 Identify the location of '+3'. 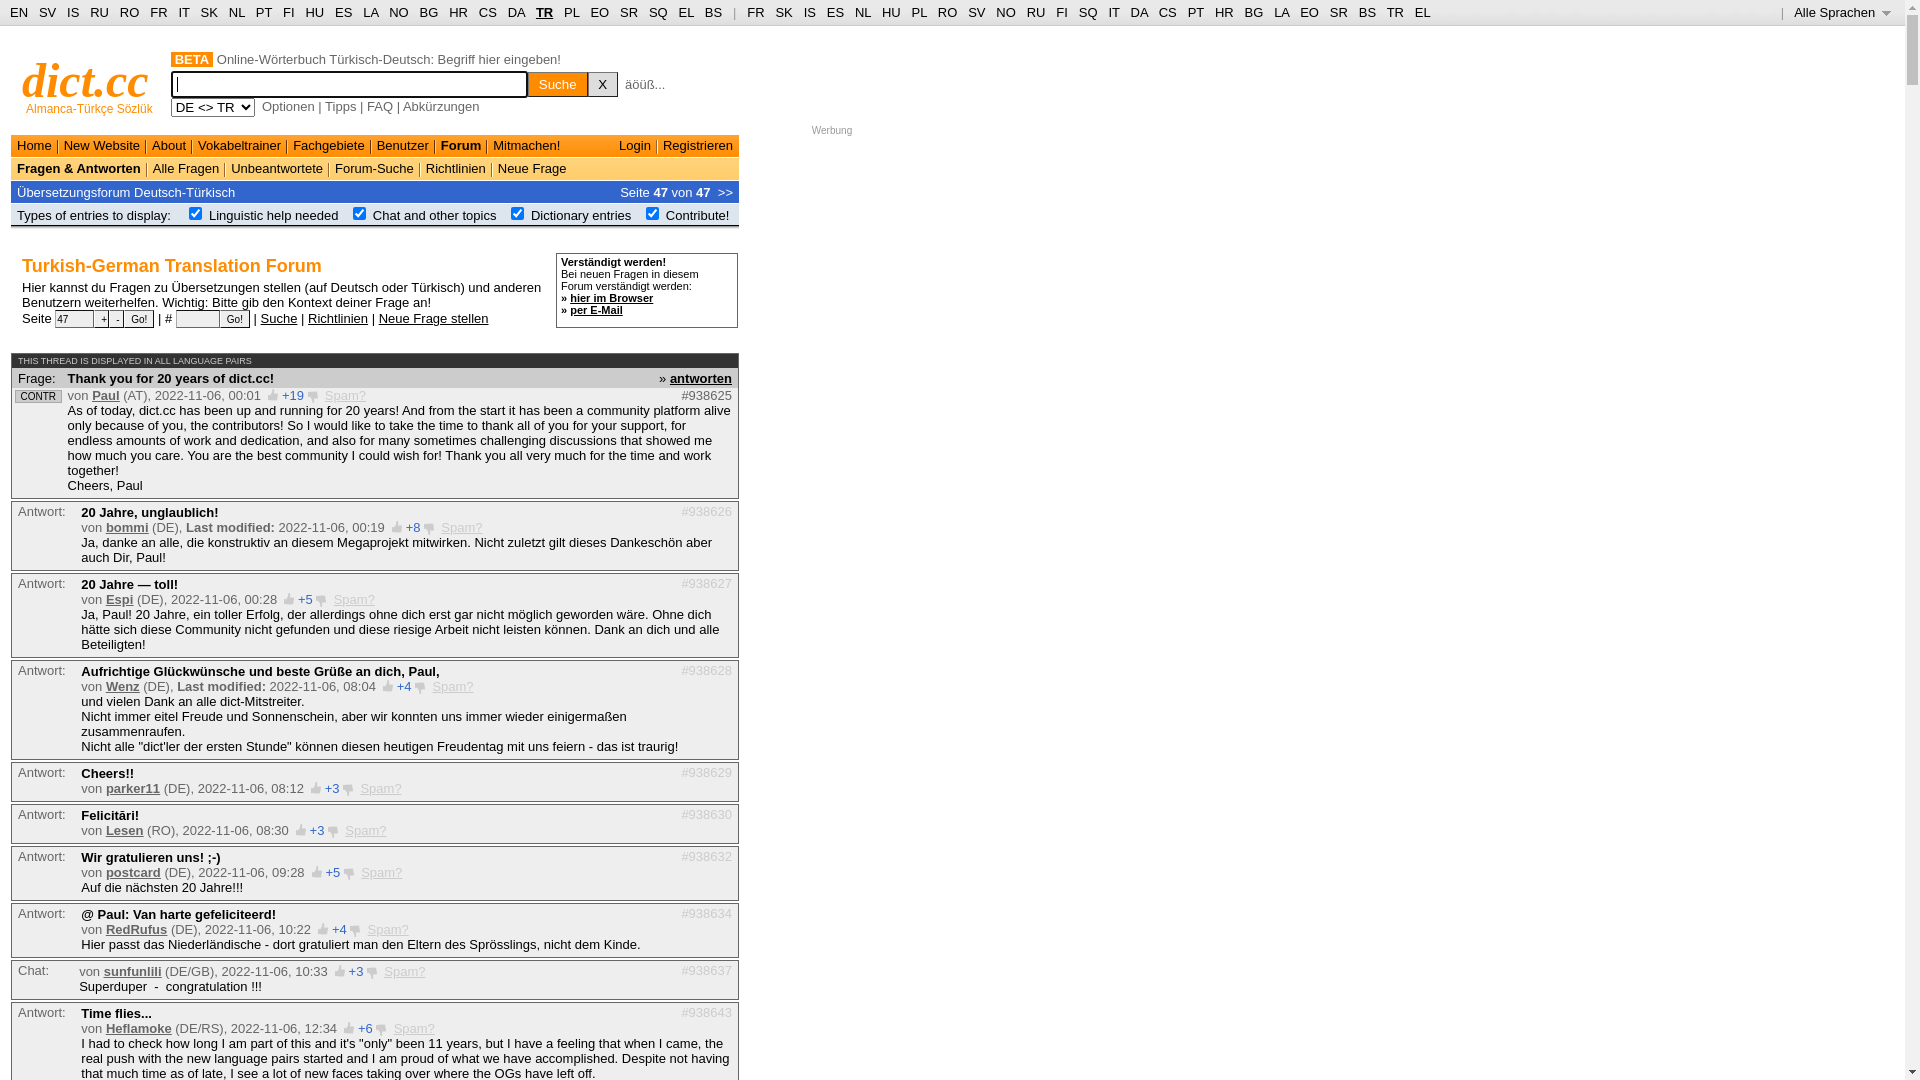
(332, 787).